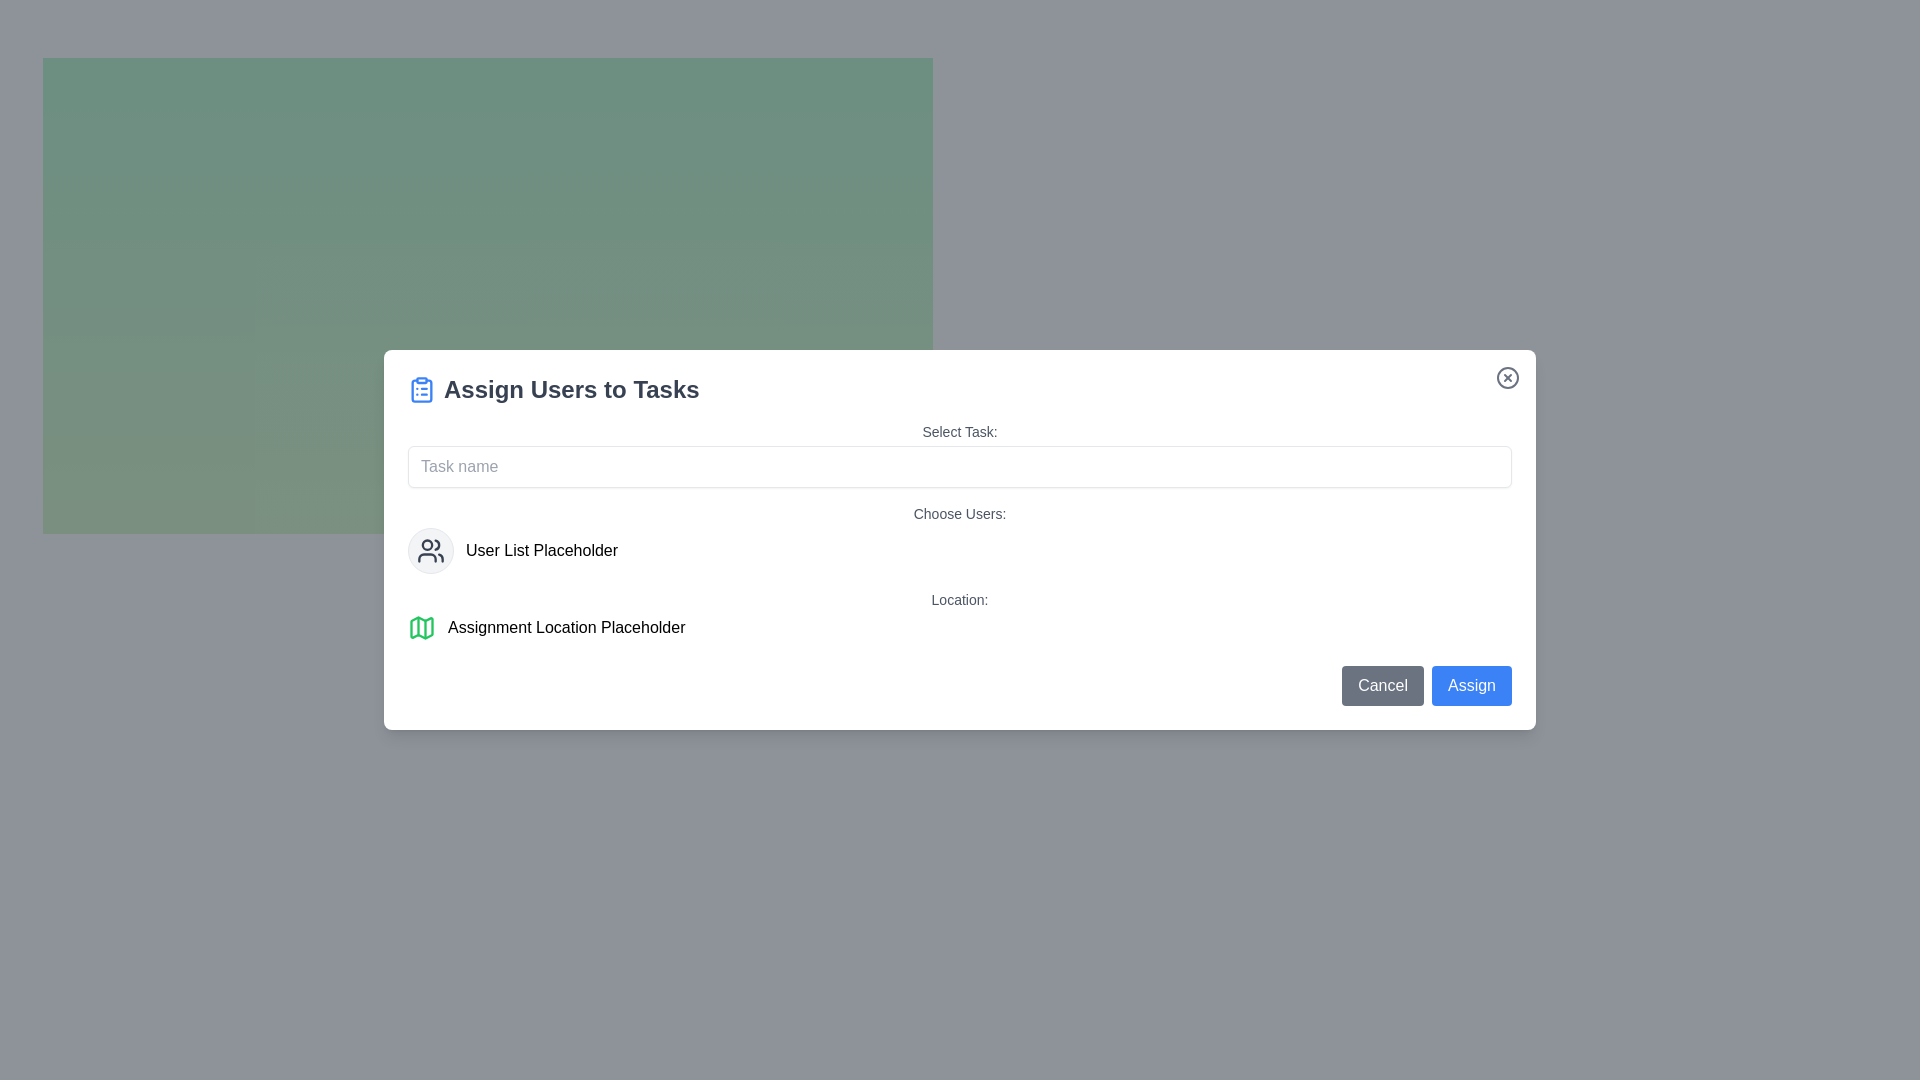 This screenshot has width=1920, height=1080. What do you see at coordinates (542, 551) in the screenshot?
I see `the text label displaying 'User List Placeholder', which is centrally positioned below the task name input field and to the right of the group icon` at bounding box center [542, 551].